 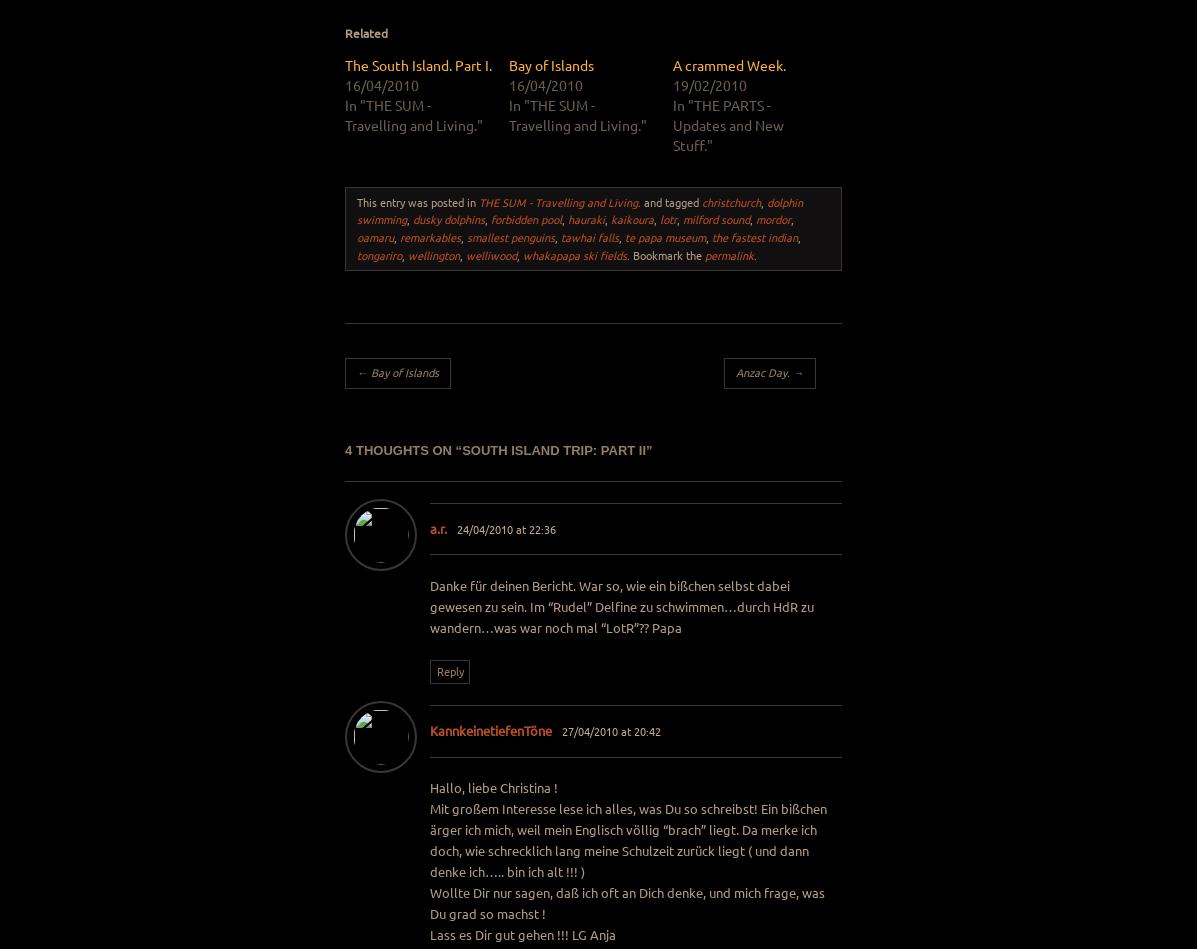 I want to click on '4 thoughts on “', so click(x=403, y=449).